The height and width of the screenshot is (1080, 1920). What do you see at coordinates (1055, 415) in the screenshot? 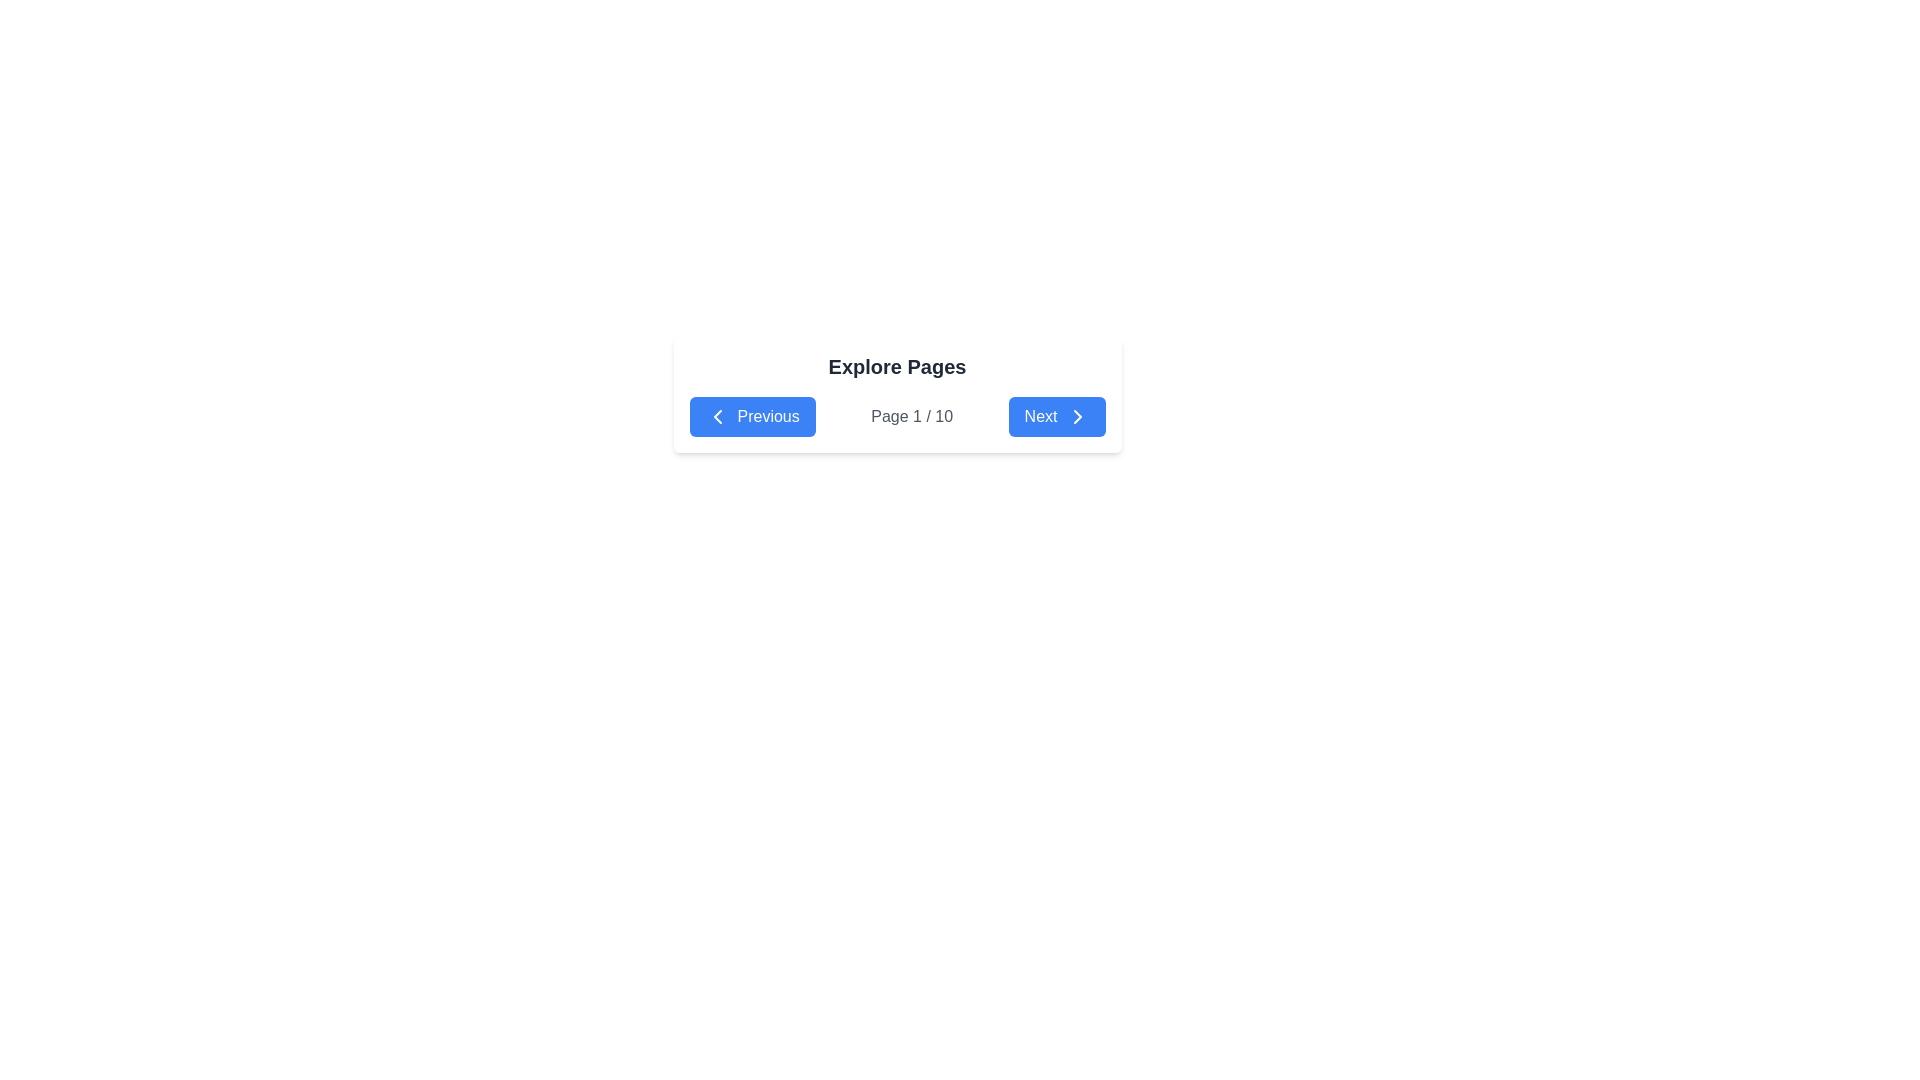
I see `the blue 'Next' button with white text and an arrow icon, located at the rightmost position of the navigation bar` at bounding box center [1055, 415].